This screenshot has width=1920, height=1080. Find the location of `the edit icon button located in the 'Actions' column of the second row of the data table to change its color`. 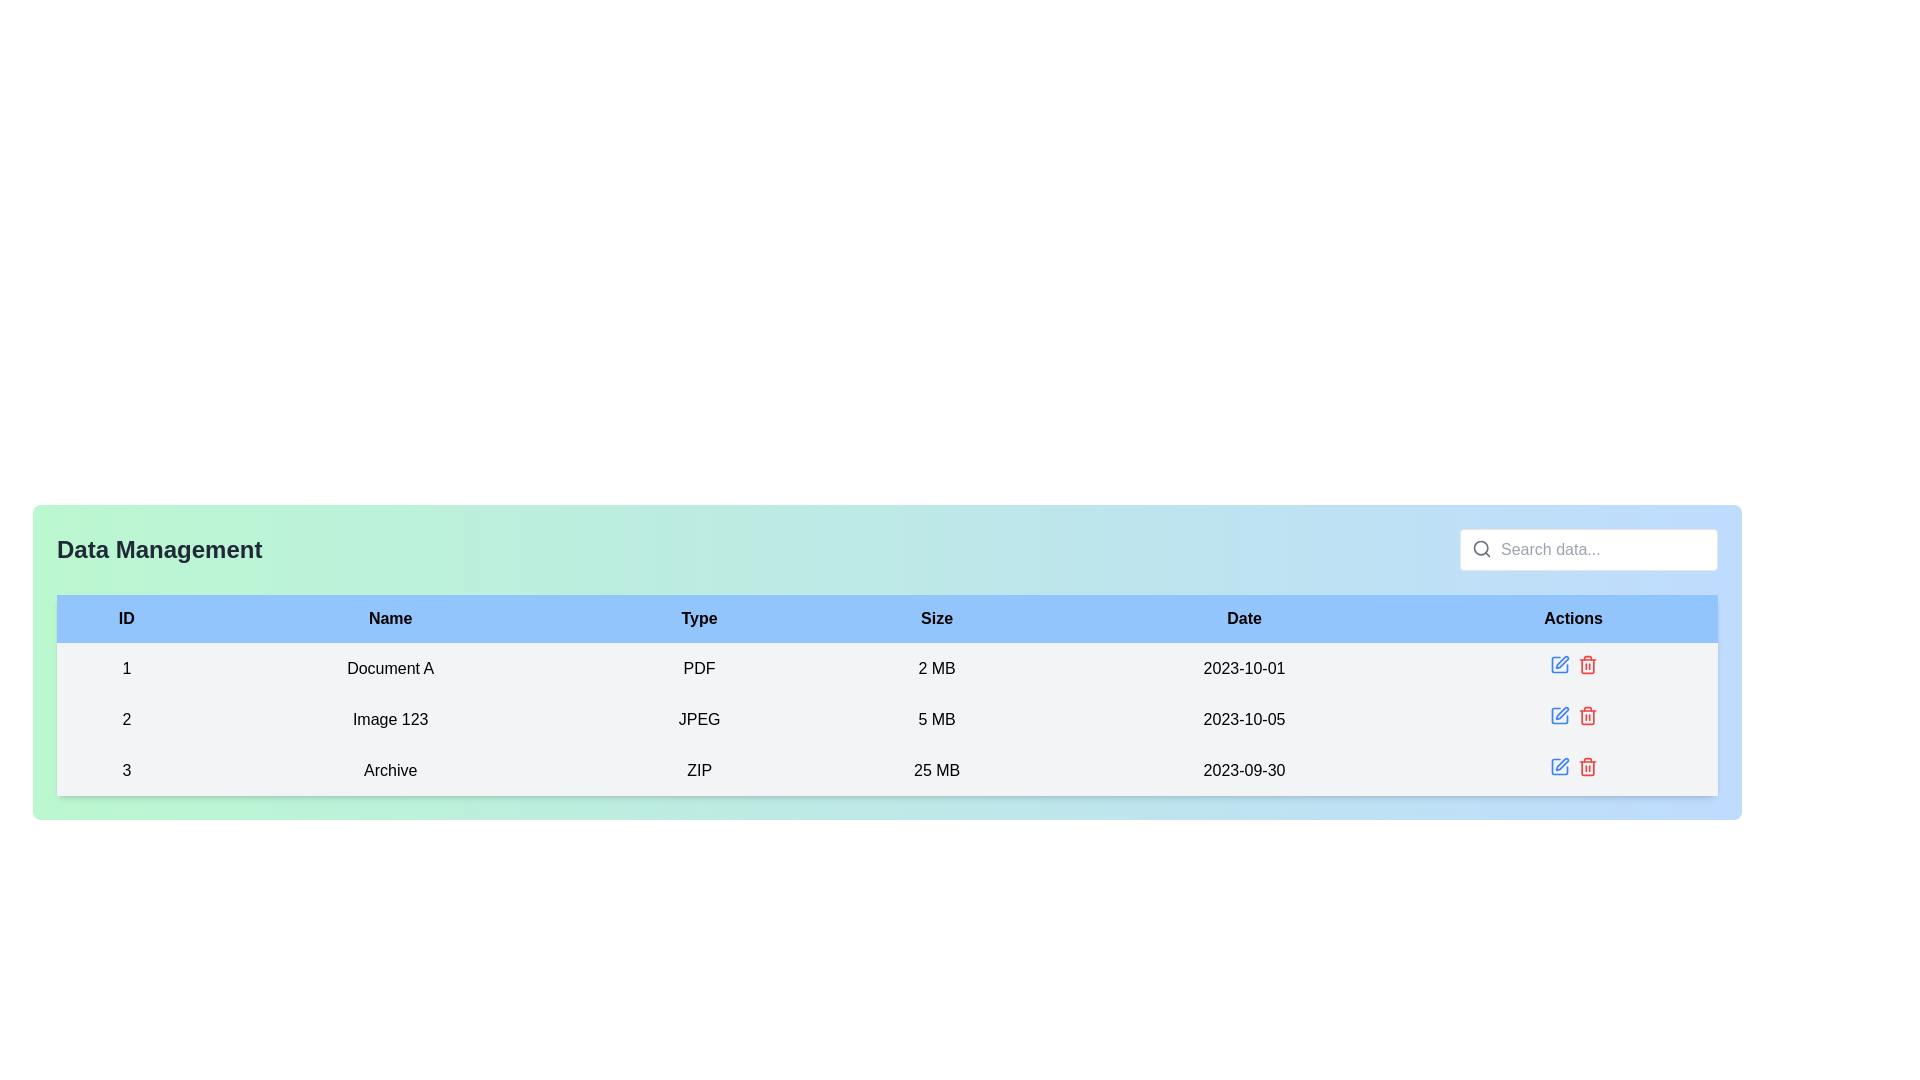

the edit icon button located in the 'Actions' column of the second row of the data table to change its color is located at coordinates (1558, 715).